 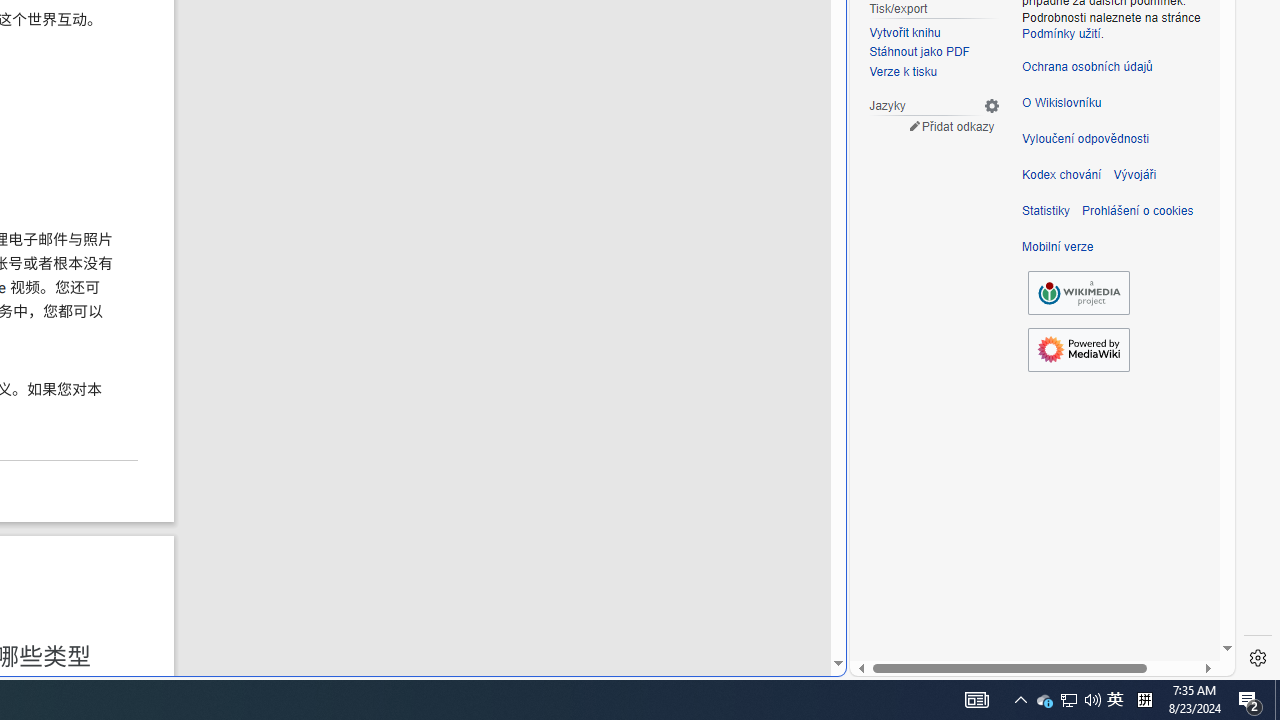 I want to click on 'AutomationID: footer-copyrightico', so click(x=1078, y=293).